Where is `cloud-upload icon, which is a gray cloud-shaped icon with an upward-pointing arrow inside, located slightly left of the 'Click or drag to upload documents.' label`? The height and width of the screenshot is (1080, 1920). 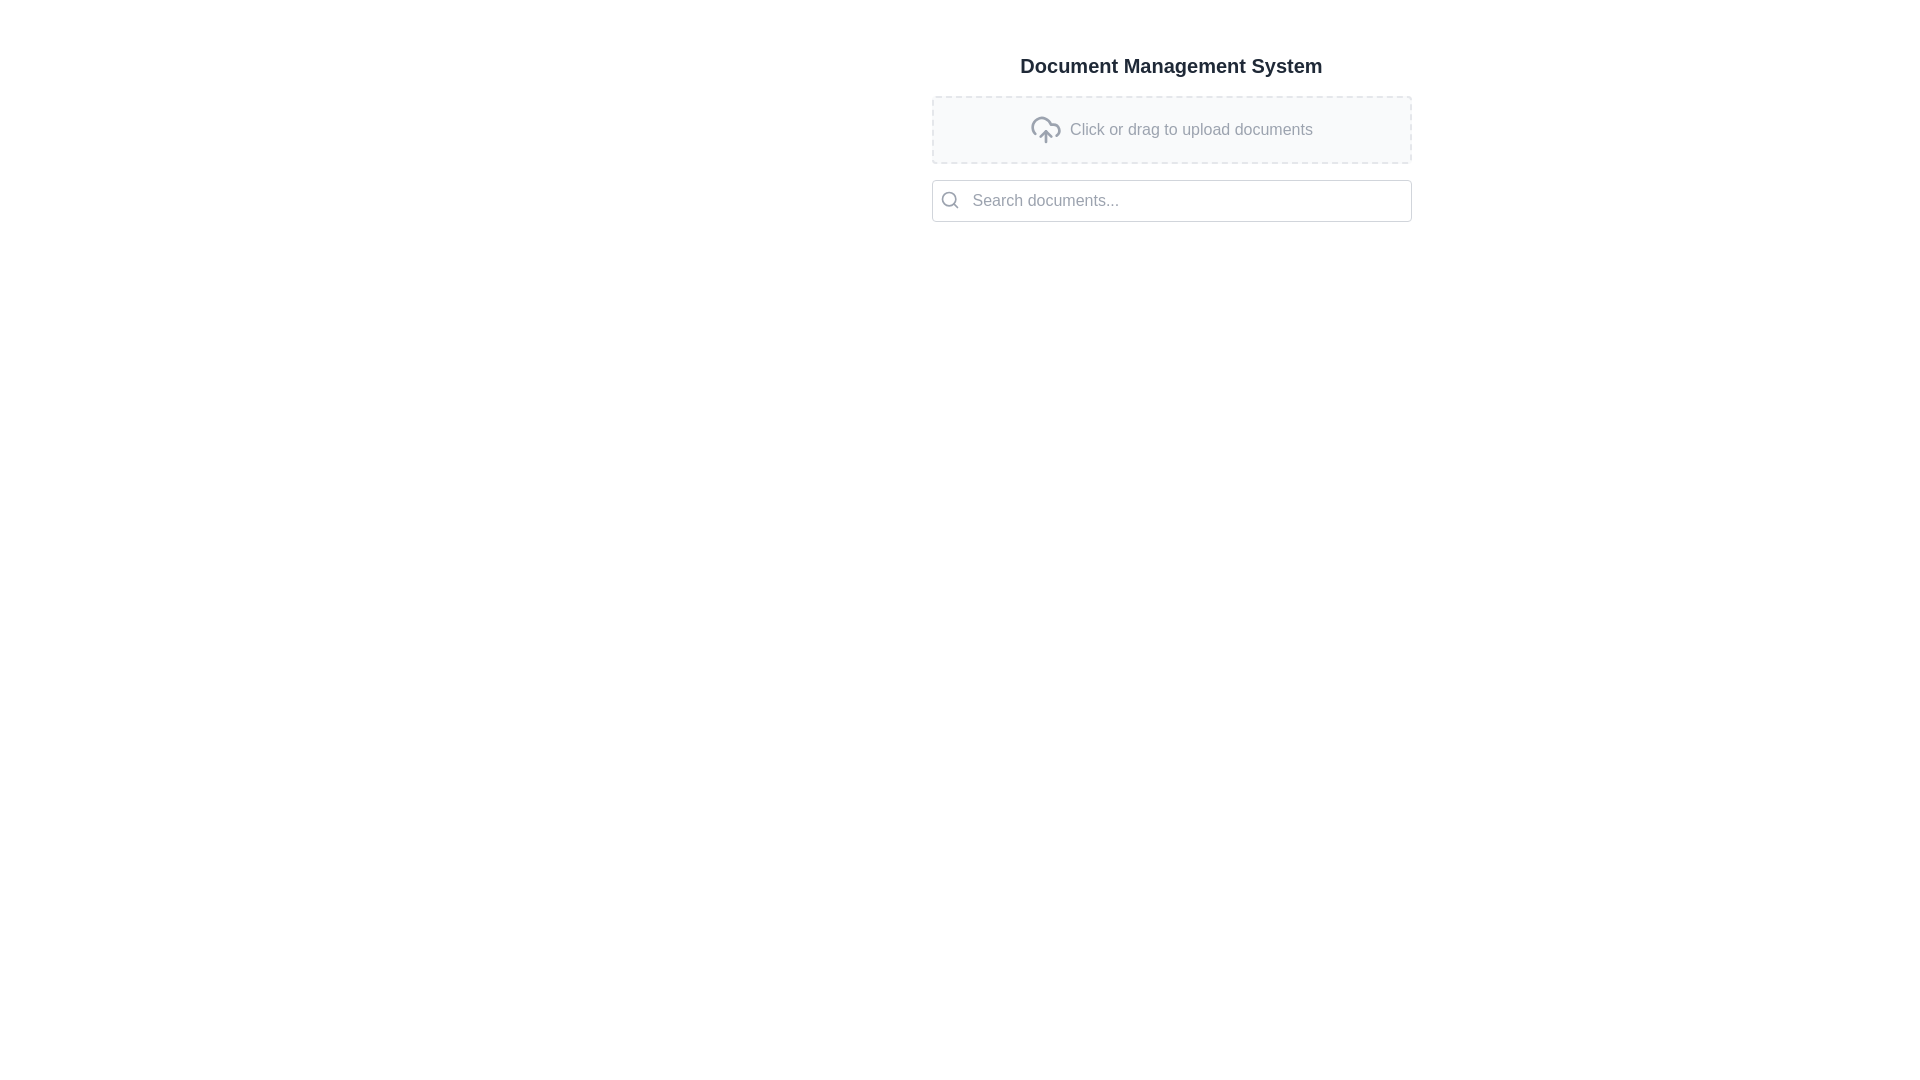 cloud-upload icon, which is a gray cloud-shaped icon with an upward-pointing arrow inside, located slightly left of the 'Click or drag to upload documents.' label is located at coordinates (1045, 130).